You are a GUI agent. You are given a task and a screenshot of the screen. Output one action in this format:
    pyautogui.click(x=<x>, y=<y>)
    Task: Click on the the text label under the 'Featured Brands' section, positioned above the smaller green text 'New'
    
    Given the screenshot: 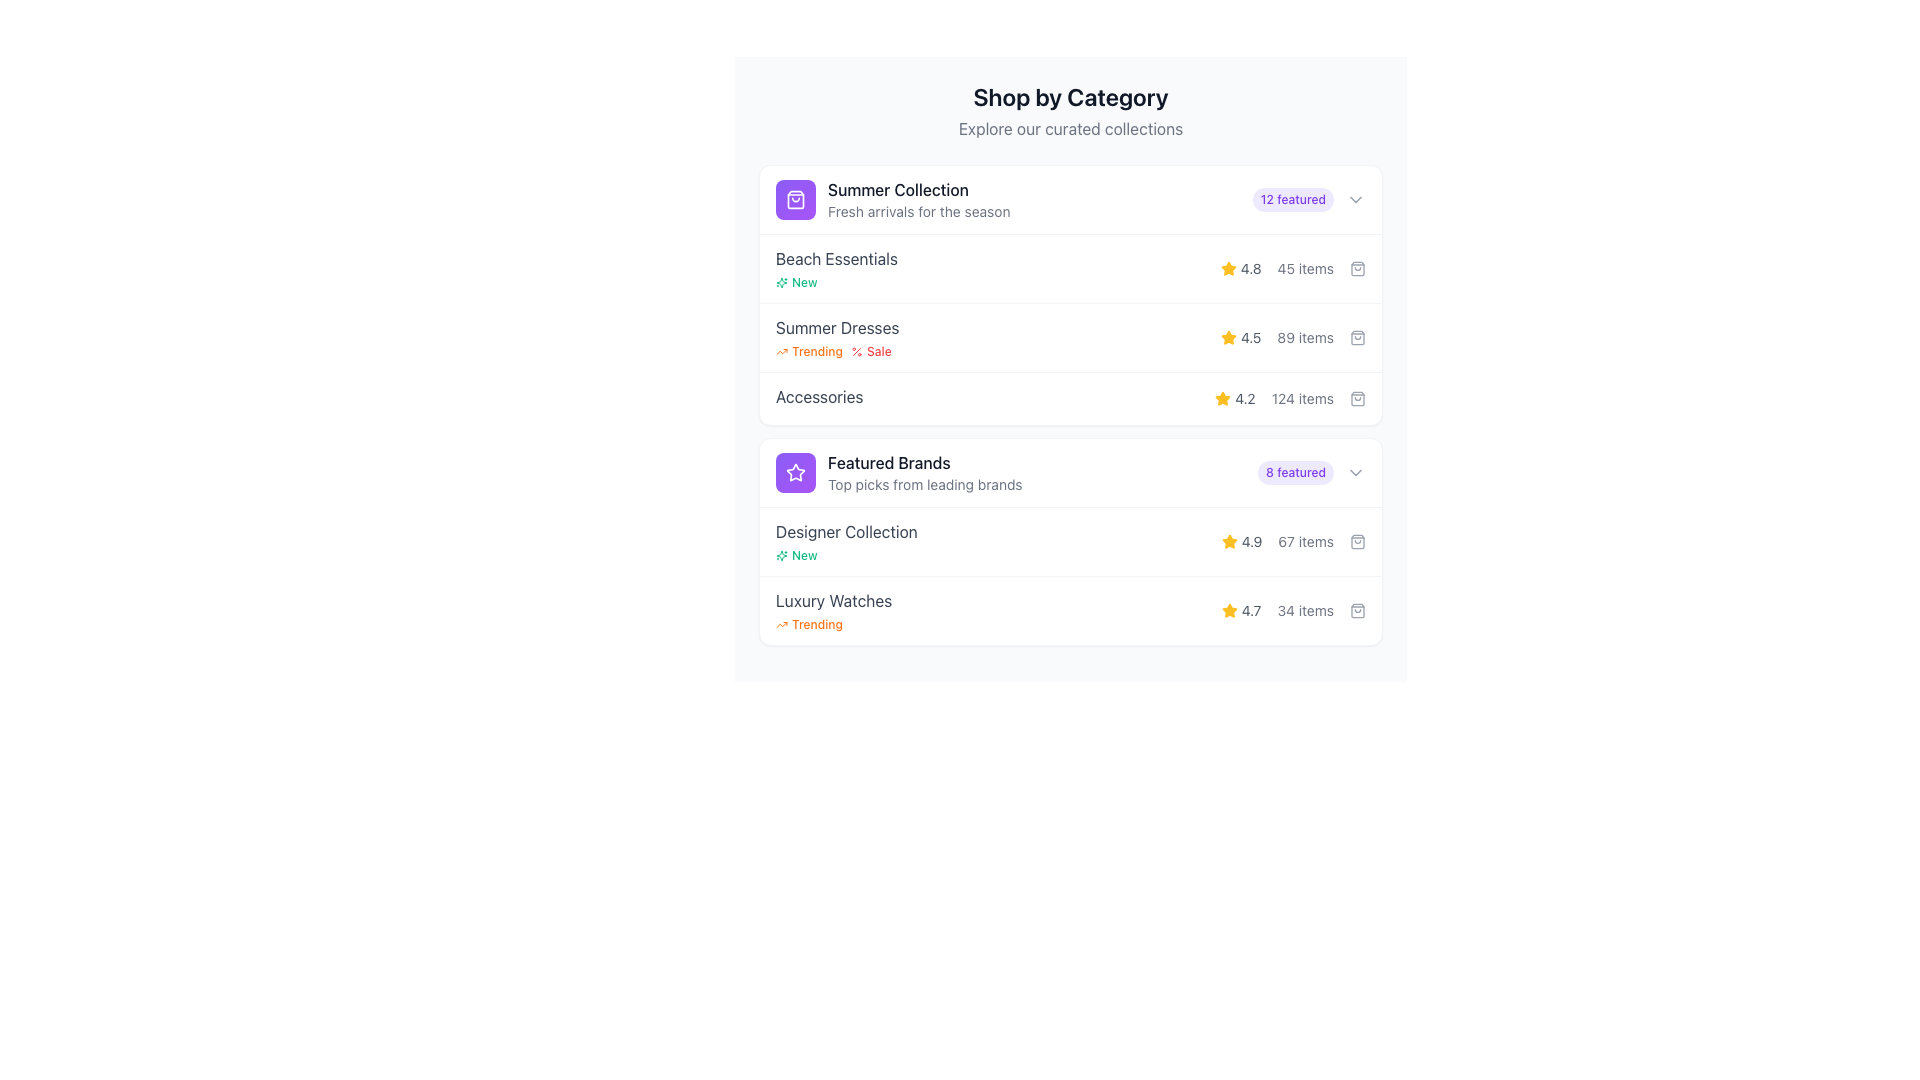 What is the action you would take?
    pyautogui.click(x=846, y=531)
    